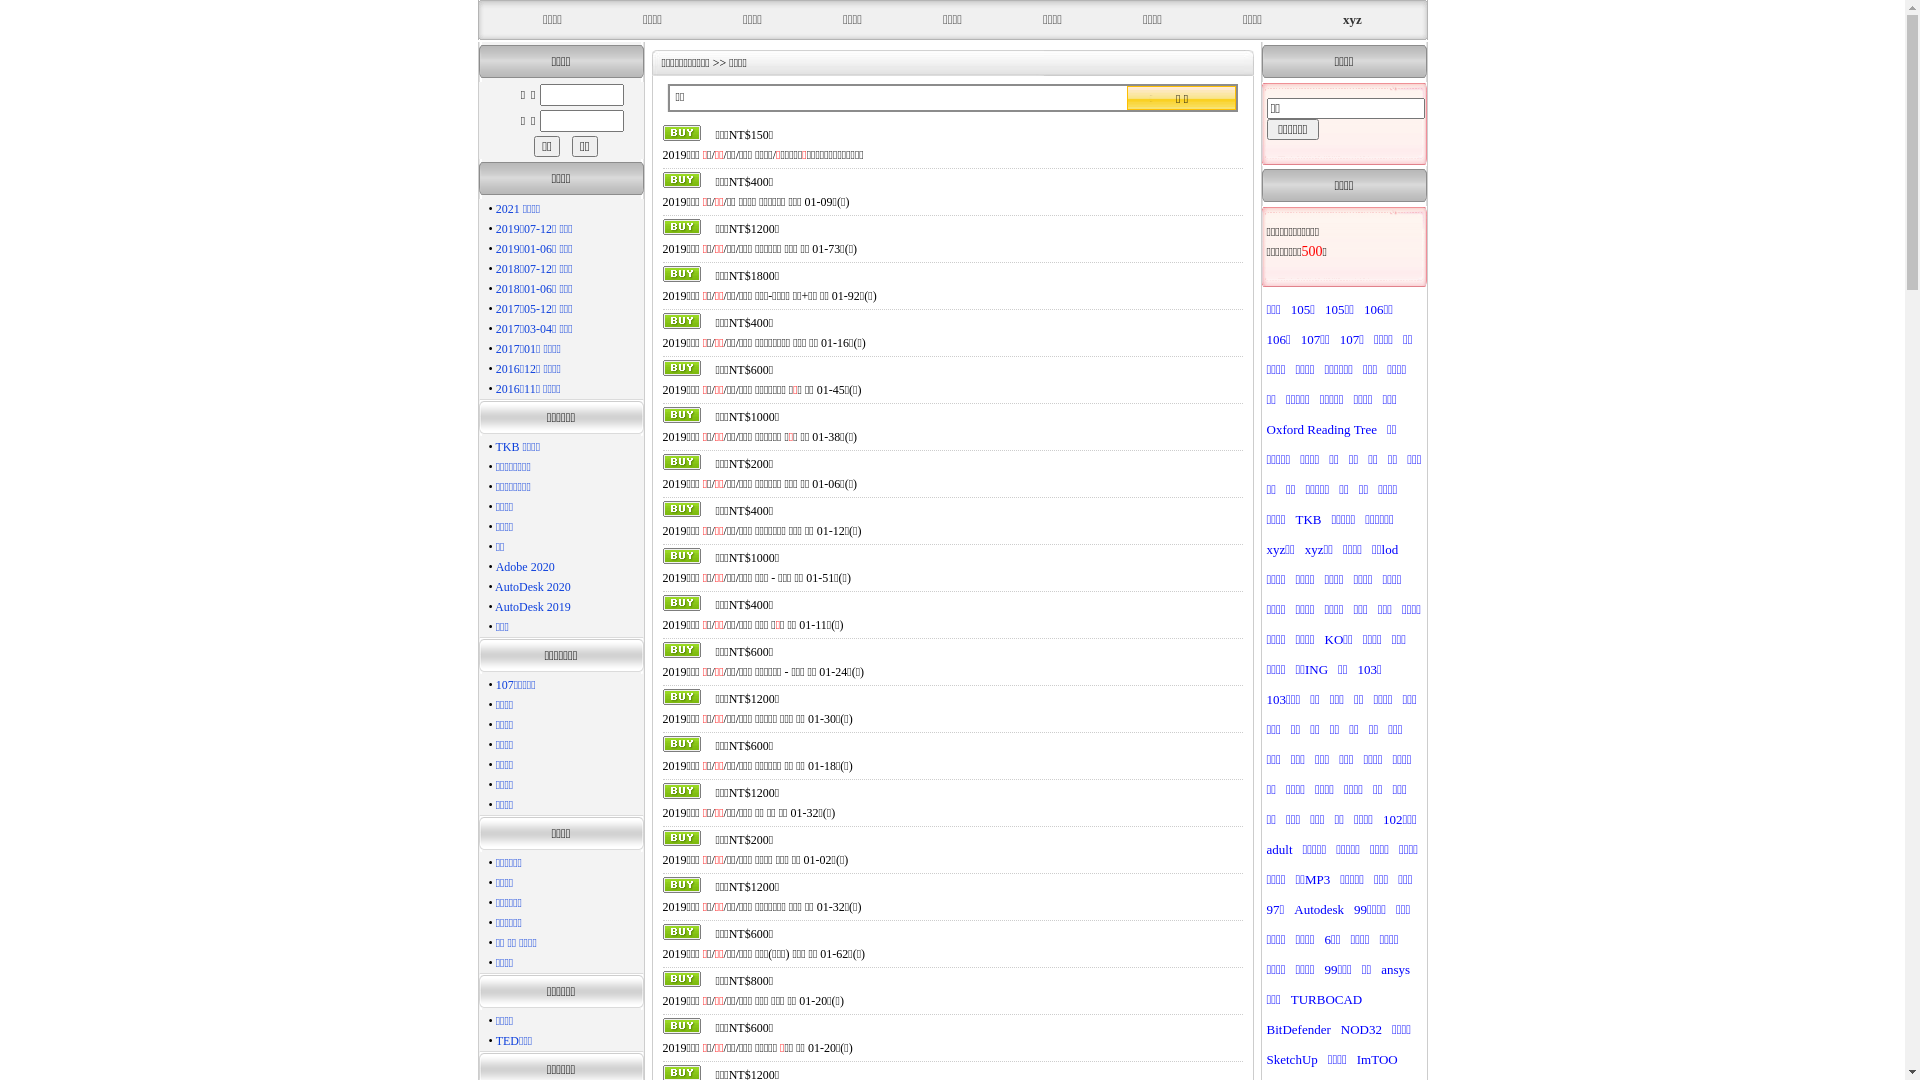 The width and height of the screenshot is (1920, 1080). Describe the element at coordinates (1297, 1029) in the screenshot. I see `'BitDefender'` at that location.